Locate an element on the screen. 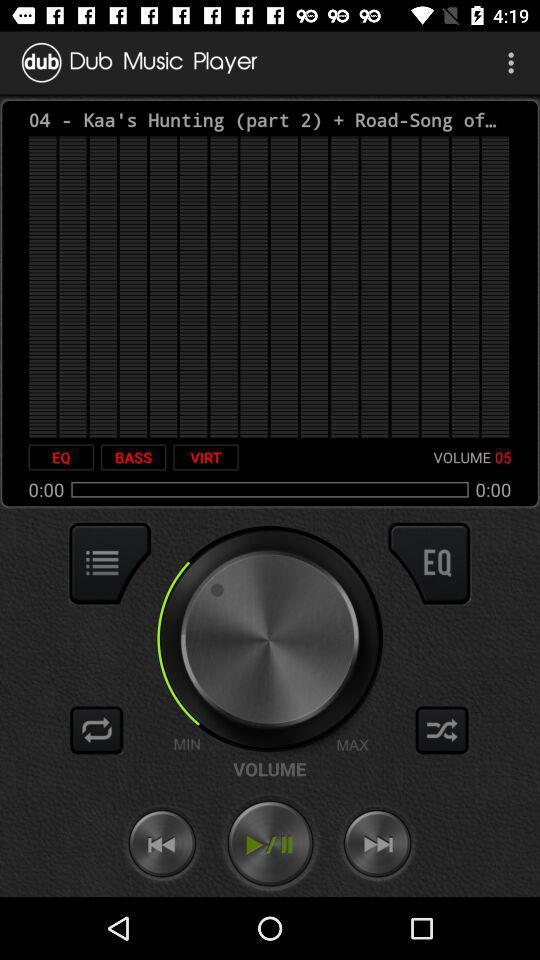  repeat option is located at coordinates (96, 729).